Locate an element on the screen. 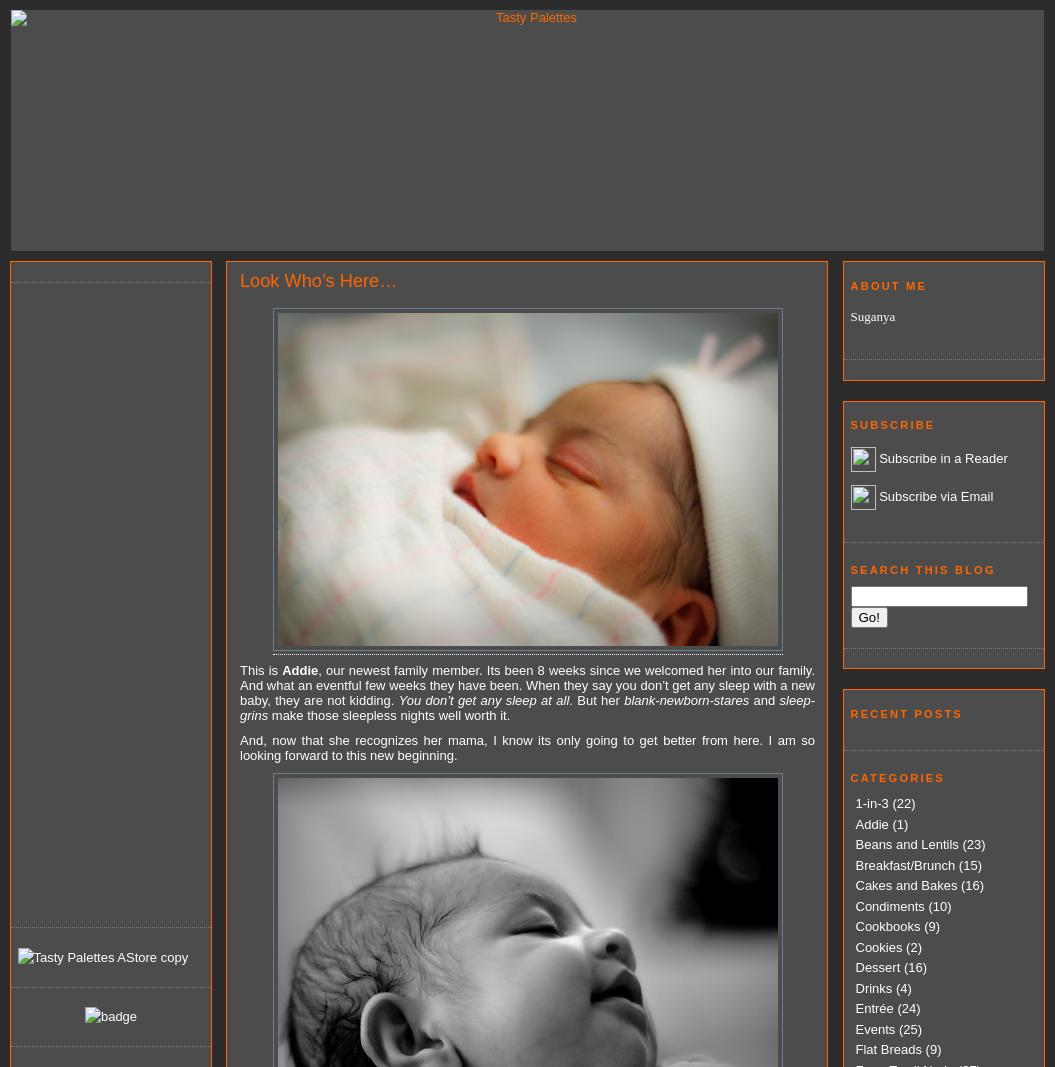 The width and height of the screenshot is (1055, 1067). 'Drinks' is located at coordinates (873, 987).